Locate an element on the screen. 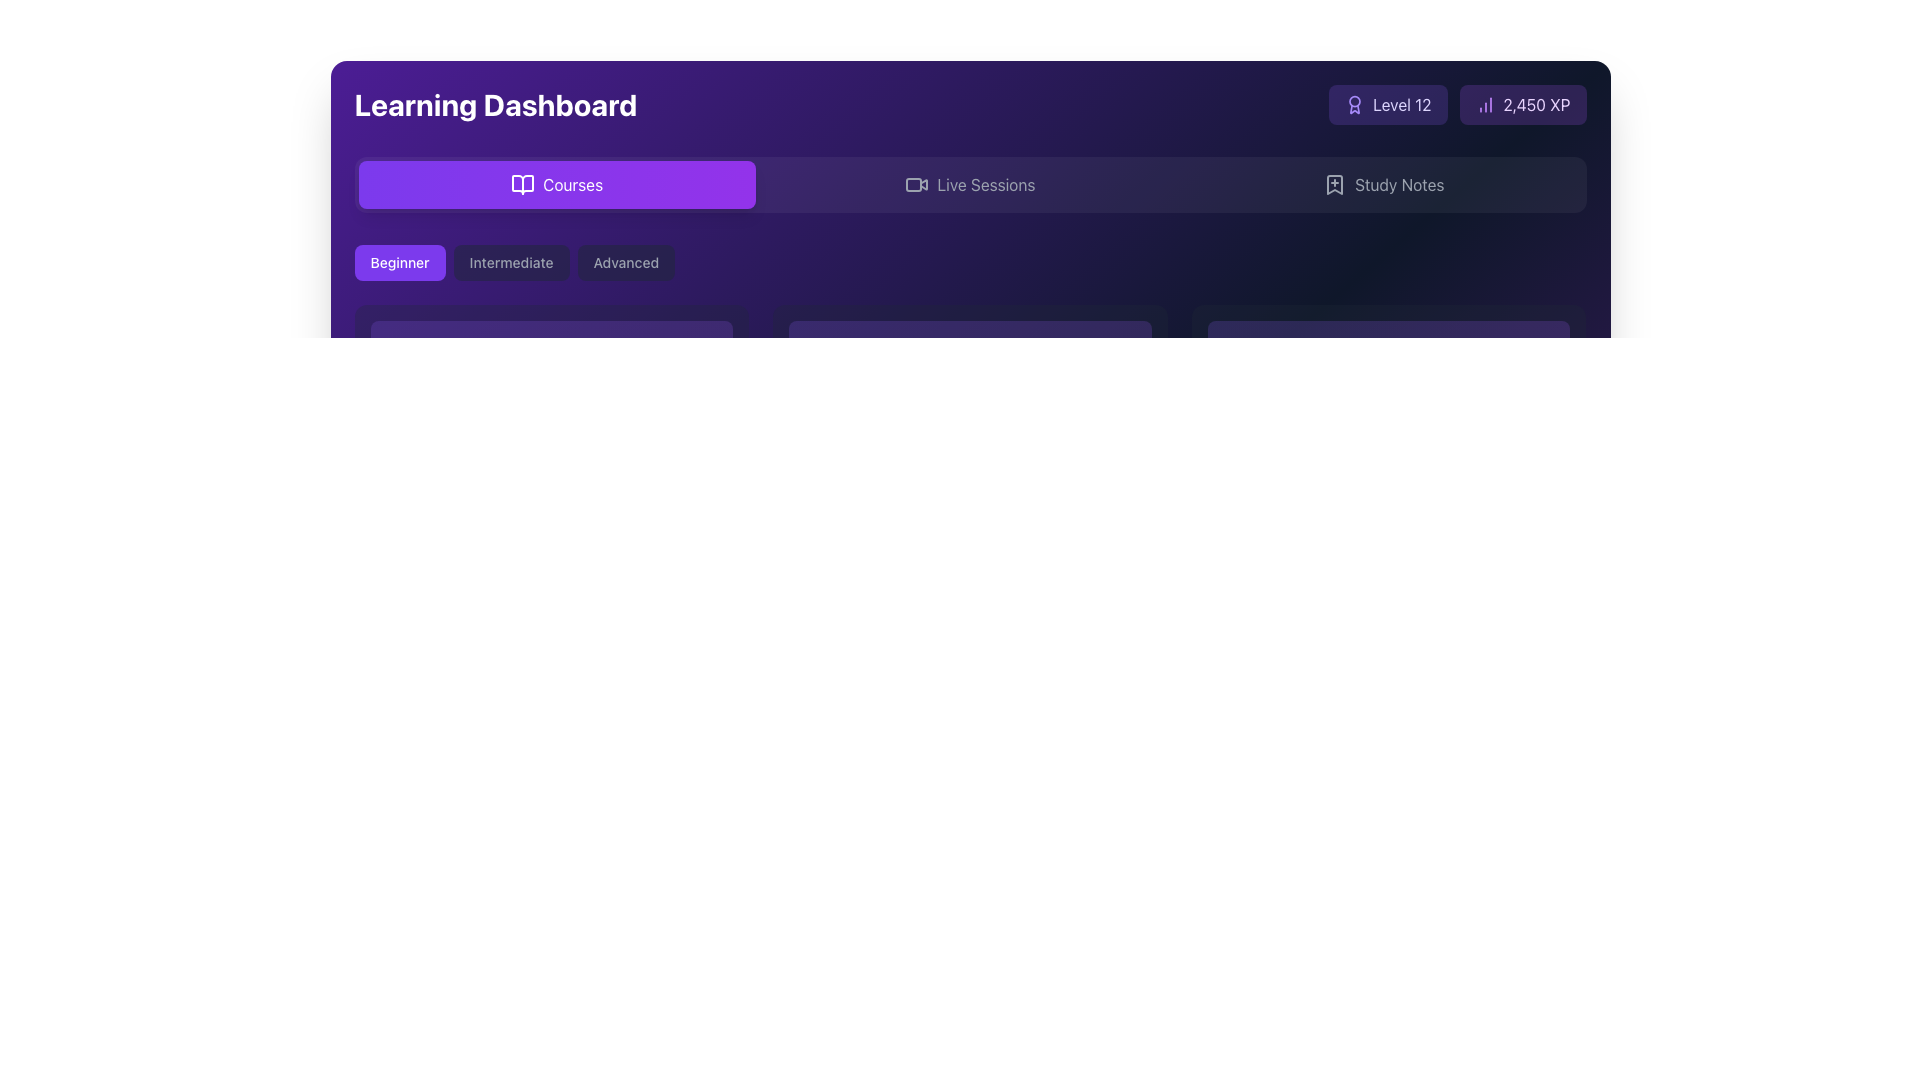 The width and height of the screenshot is (1920, 1080). the video-camera icon located in the 'Live Sessions' section of the navigation bar, positioned centrally within the 'Live Sessions' button is located at coordinates (916, 185).